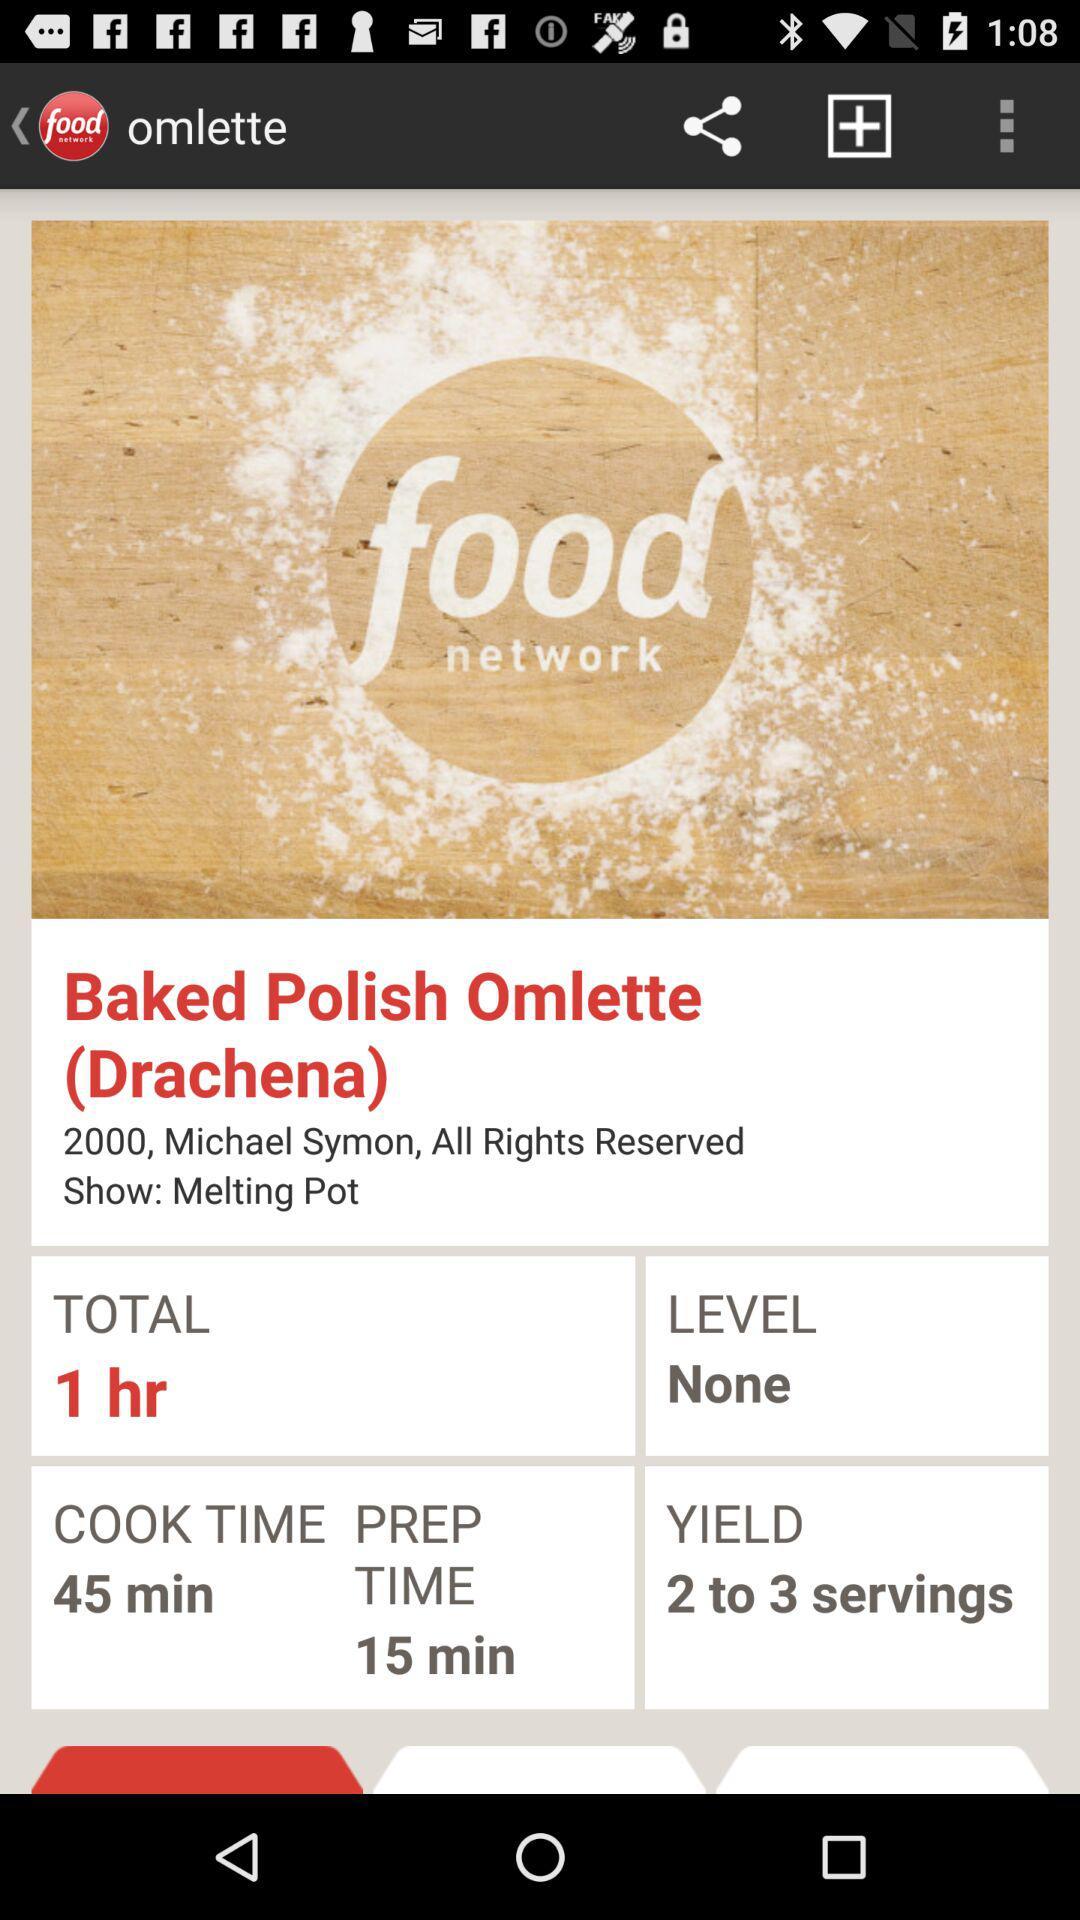  What do you see at coordinates (881, 1770) in the screenshot?
I see `item next to recipe button` at bounding box center [881, 1770].